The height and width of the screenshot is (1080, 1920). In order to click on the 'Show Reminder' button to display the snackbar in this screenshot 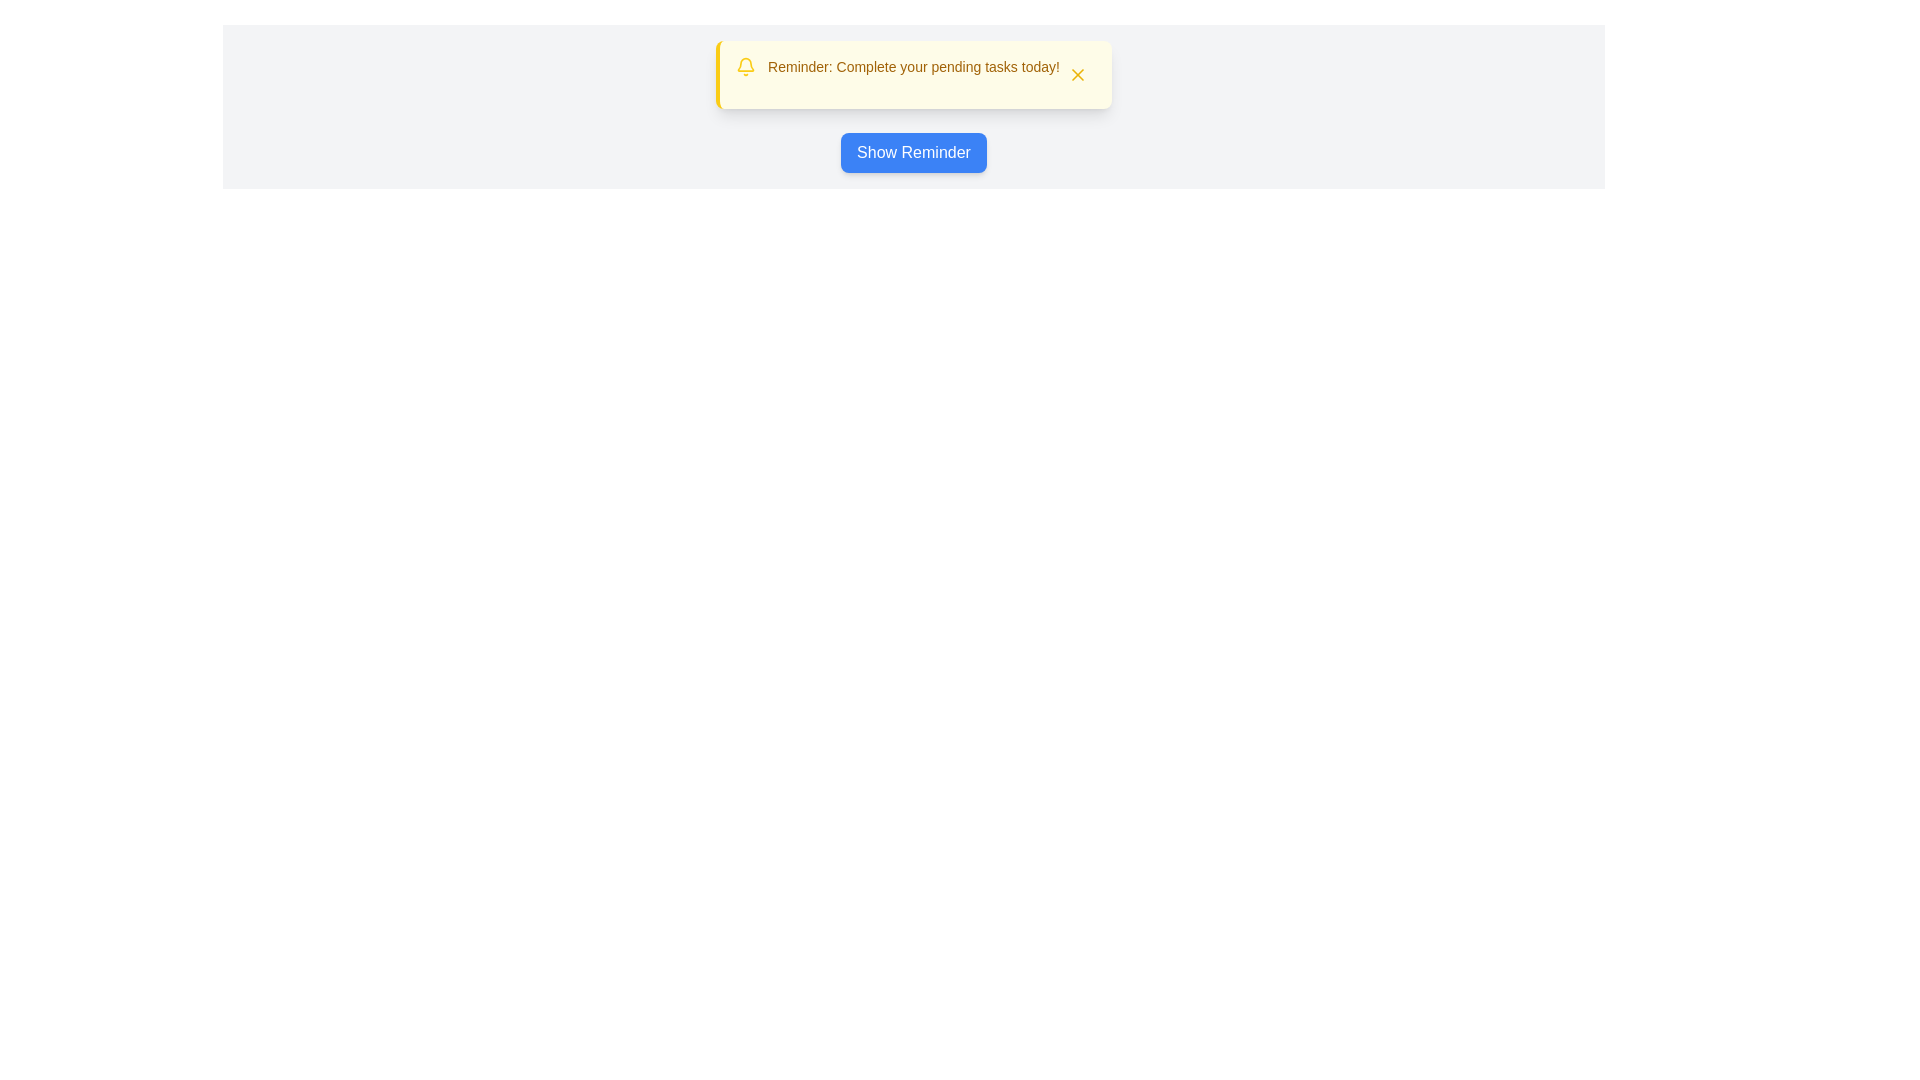, I will do `click(912, 152)`.